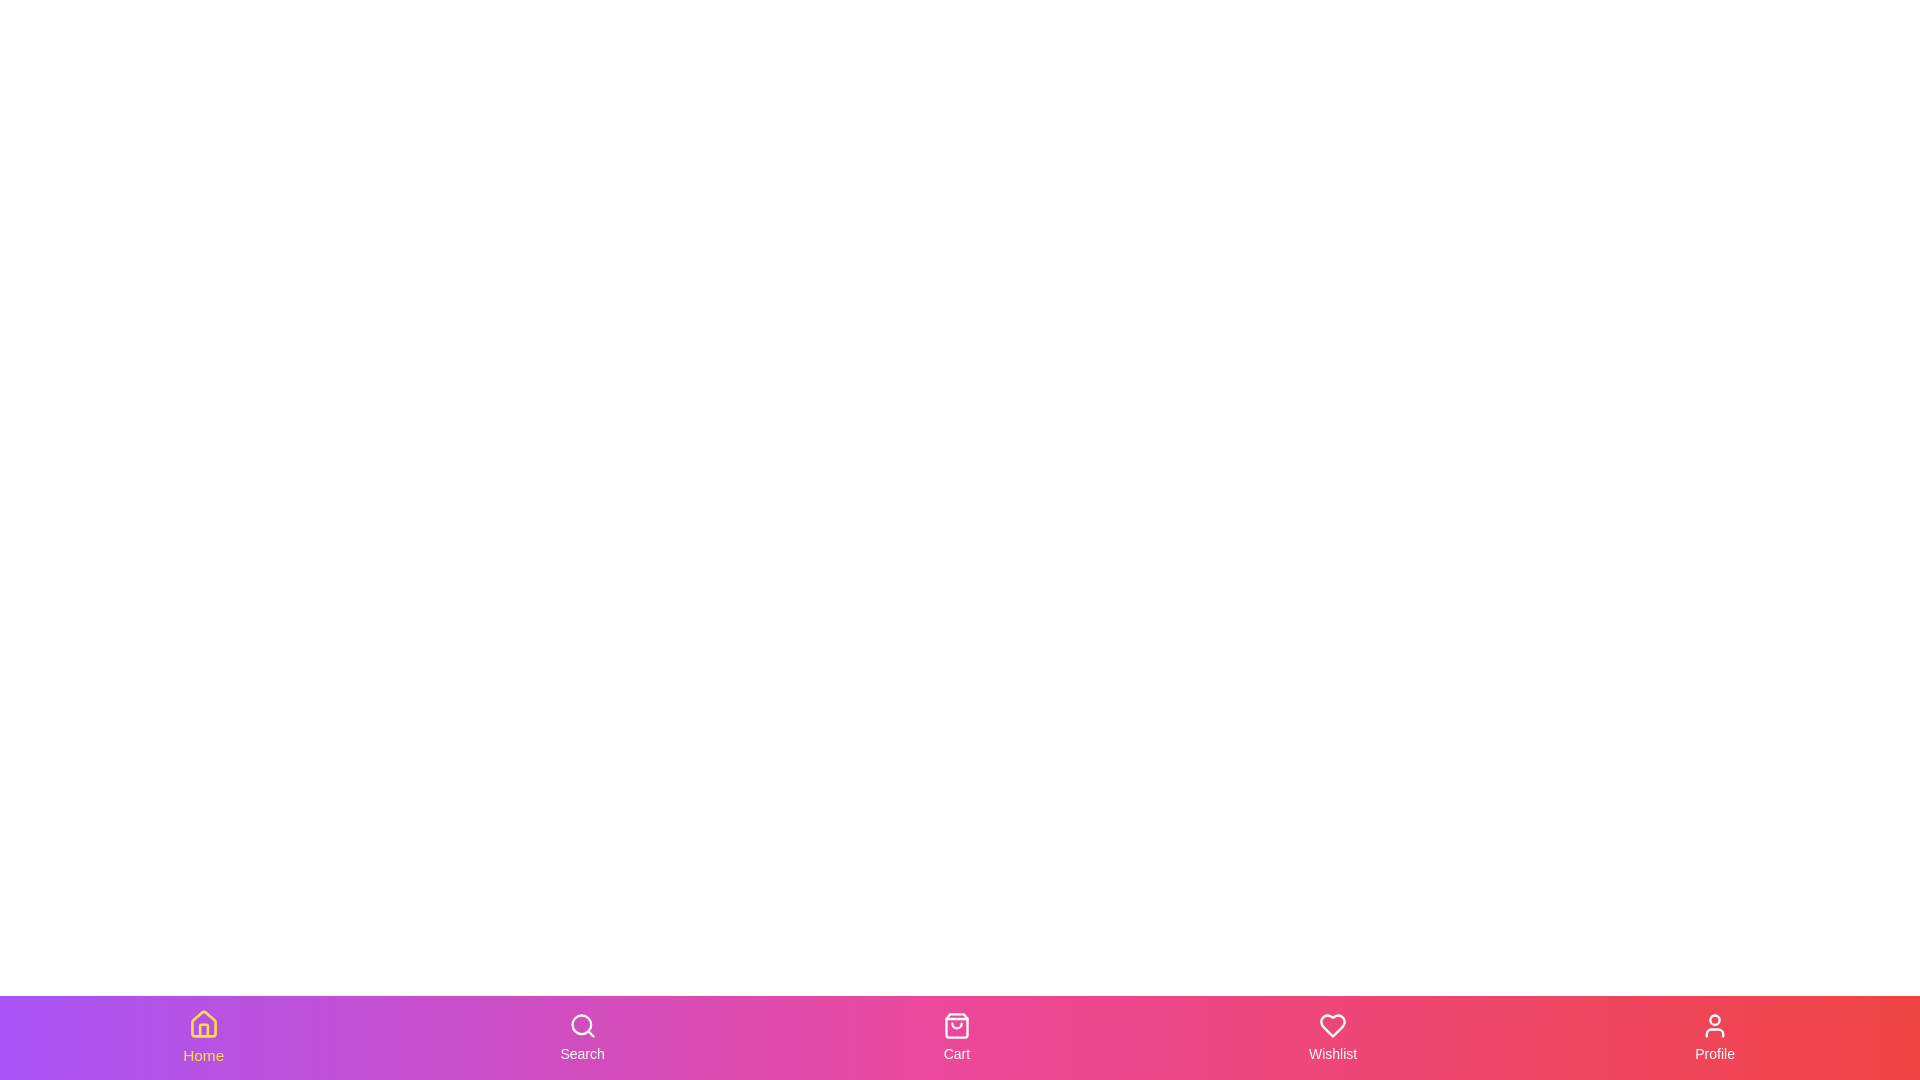 This screenshot has height=1080, width=1920. Describe the element at coordinates (581, 1036) in the screenshot. I see `the Search tab in the bottom navigation` at that location.